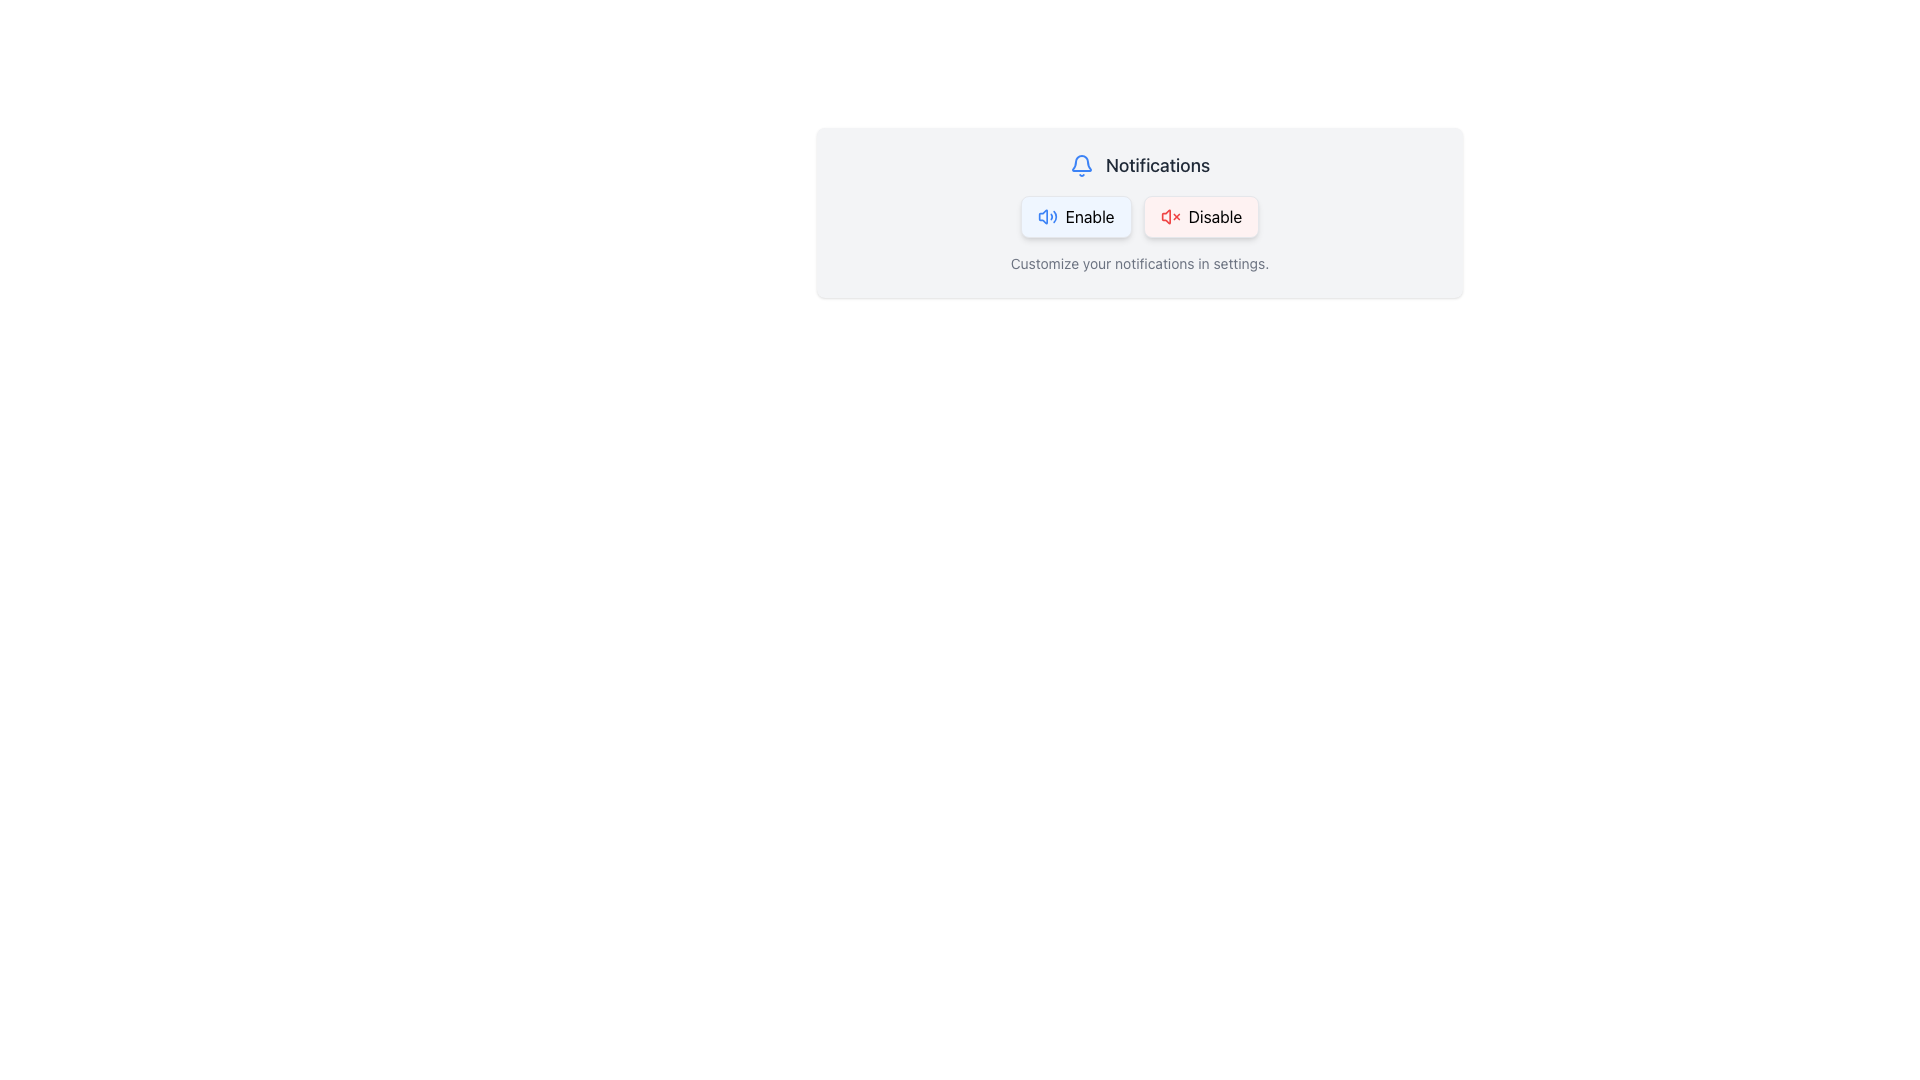 The width and height of the screenshot is (1920, 1080). I want to click on the notification bell icon outlined in blue, located to the left of the 'Notifications' text in the header section, so click(1080, 164).